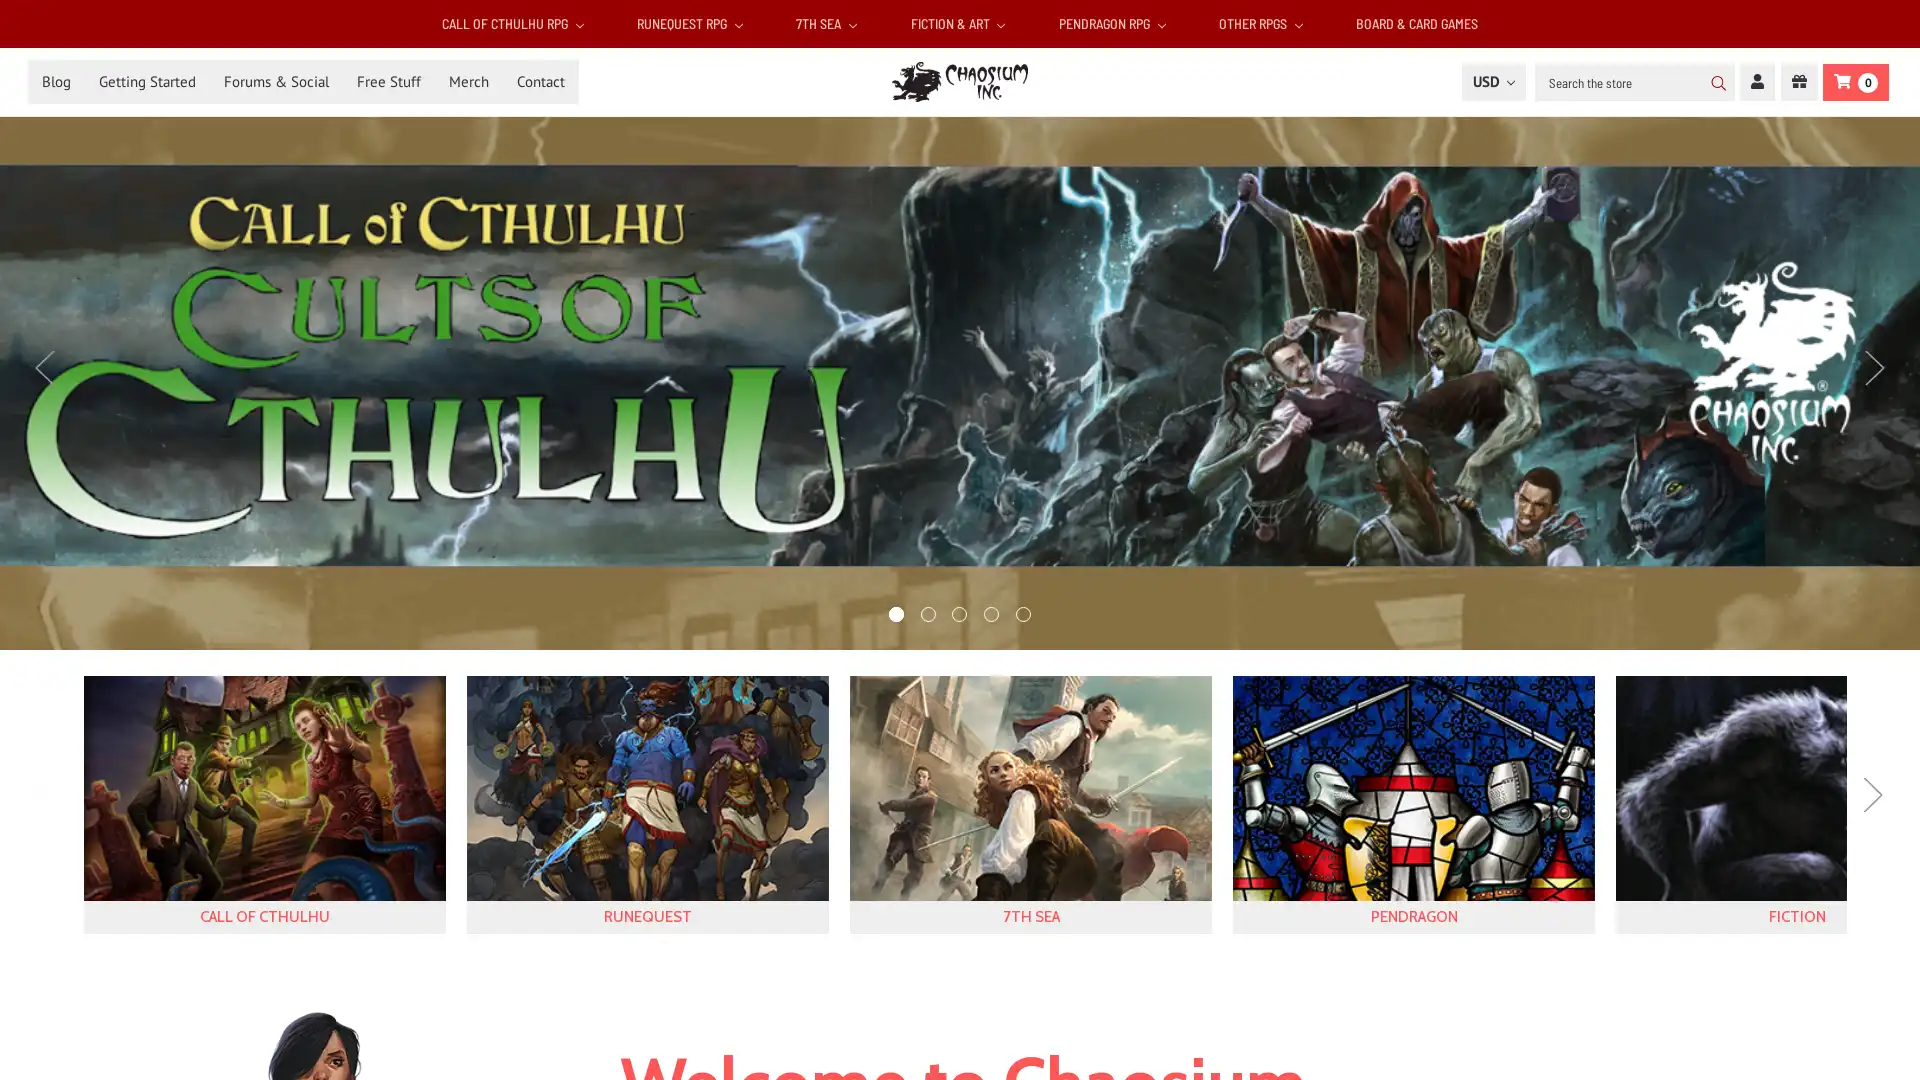  Describe the element at coordinates (46, 813) in the screenshot. I see `Previous` at that location.